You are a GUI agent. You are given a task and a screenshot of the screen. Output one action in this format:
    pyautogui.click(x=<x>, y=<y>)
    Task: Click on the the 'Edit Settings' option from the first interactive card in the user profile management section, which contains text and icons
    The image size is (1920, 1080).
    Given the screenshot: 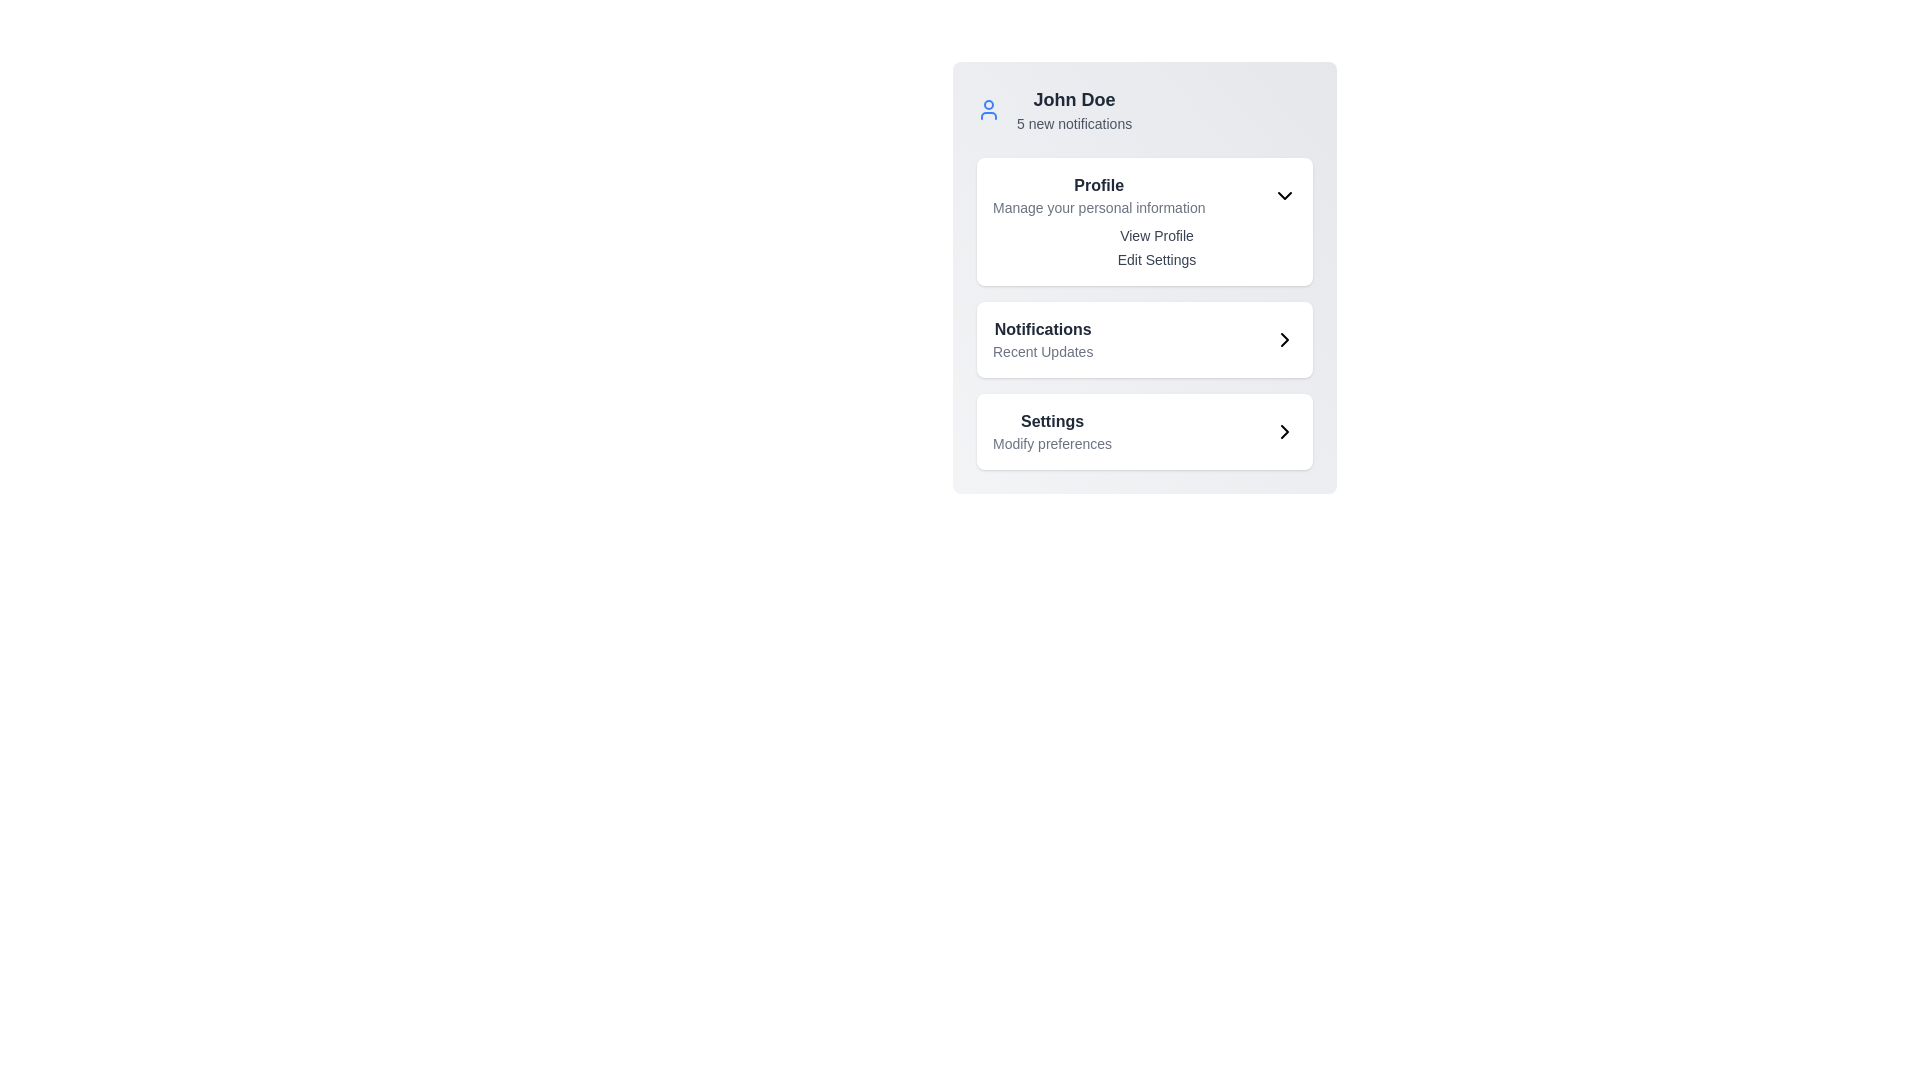 What is the action you would take?
    pyautogui.click(x=1145, y=222)
    